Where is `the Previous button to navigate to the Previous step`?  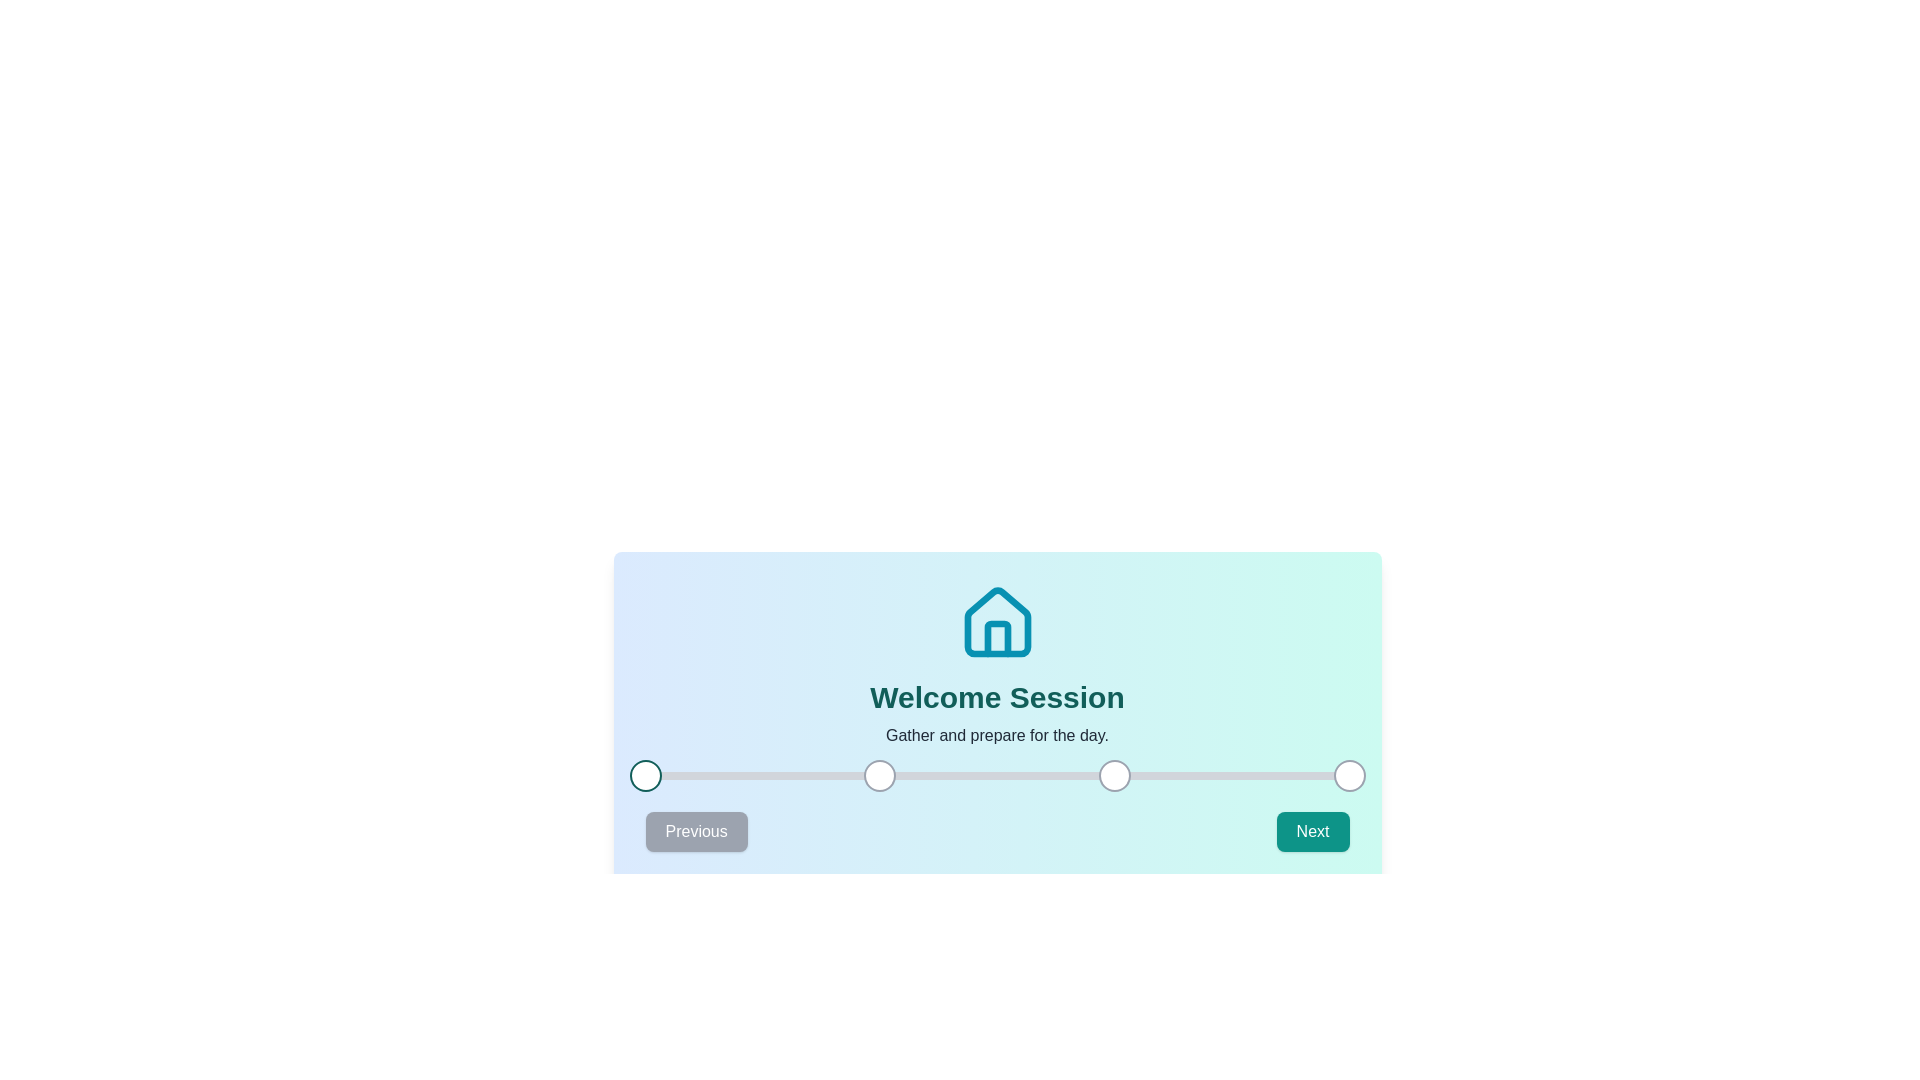
the Previous button to navigate to the Previous step is located at coordinates (696, 832).